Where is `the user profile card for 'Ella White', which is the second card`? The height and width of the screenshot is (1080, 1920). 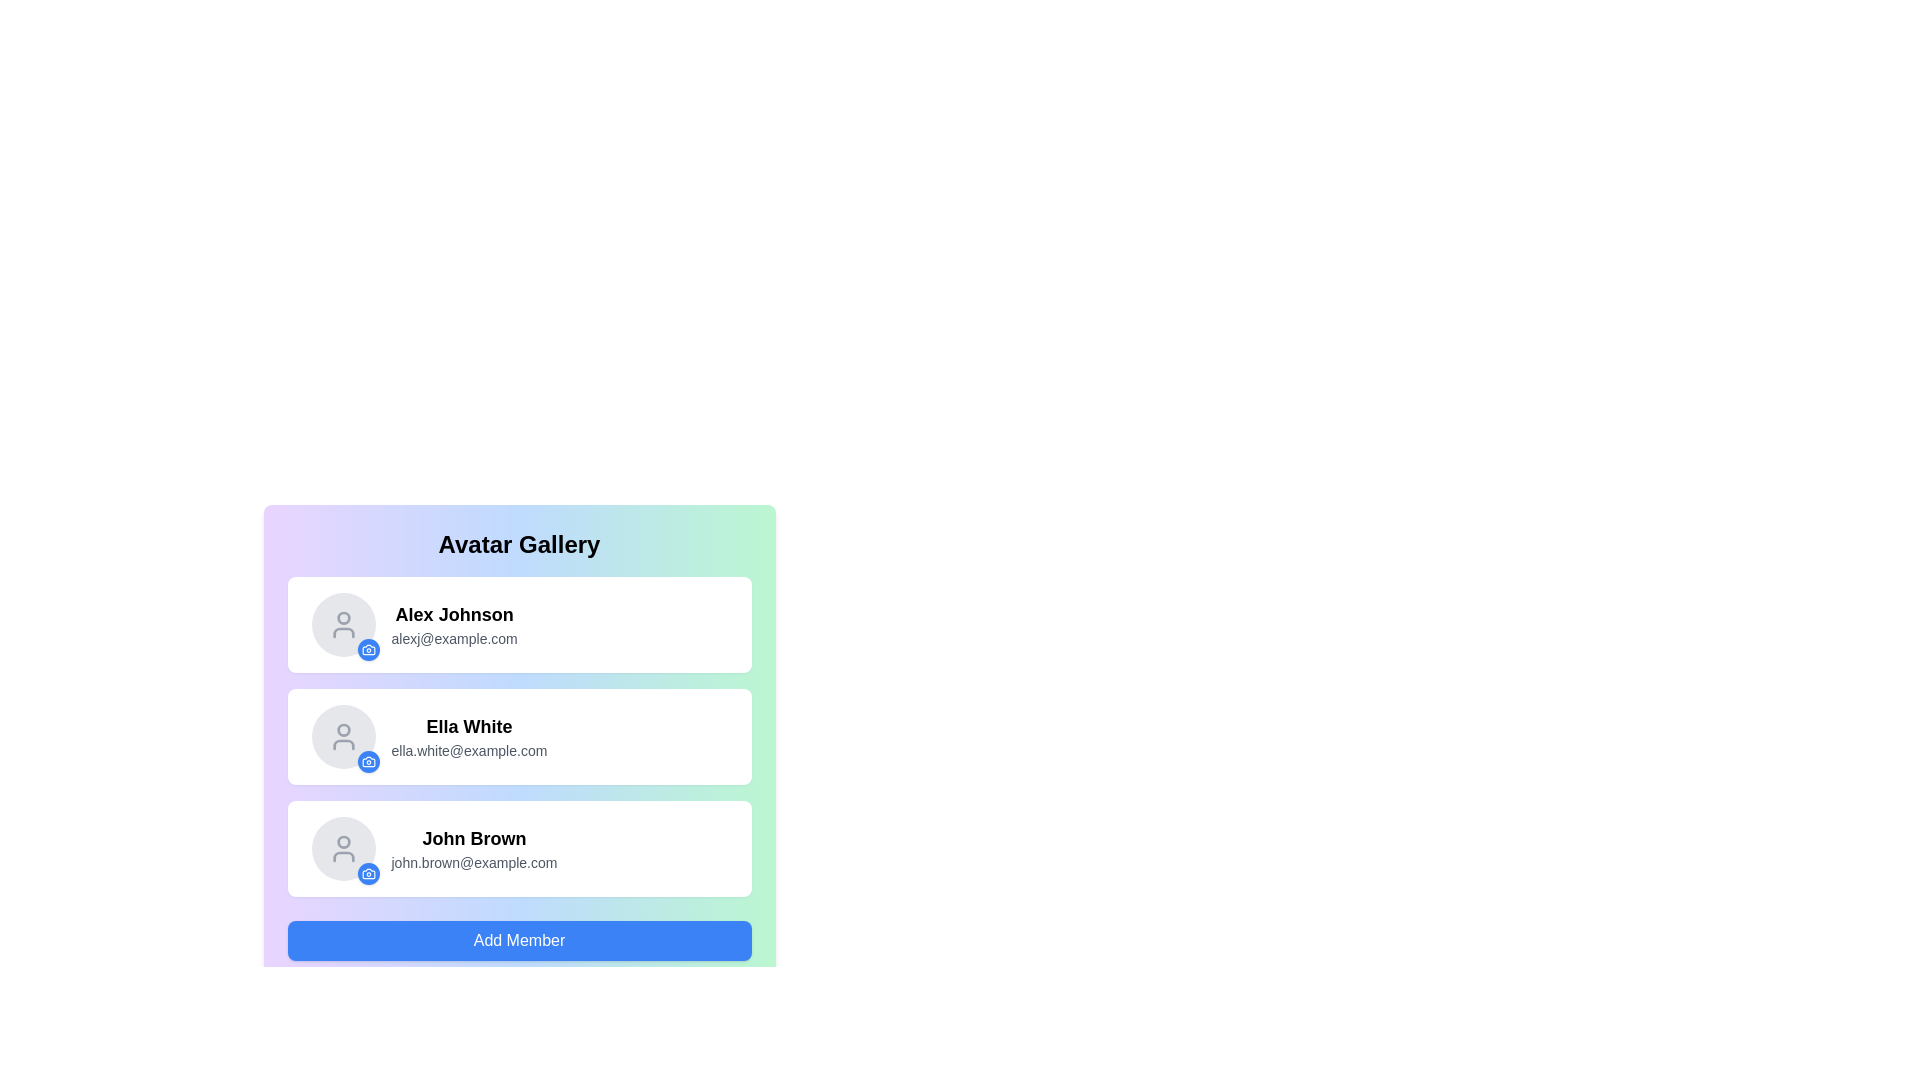 the user profile card for 'Ella White', which is the second card is located at coordinates (519, 736).